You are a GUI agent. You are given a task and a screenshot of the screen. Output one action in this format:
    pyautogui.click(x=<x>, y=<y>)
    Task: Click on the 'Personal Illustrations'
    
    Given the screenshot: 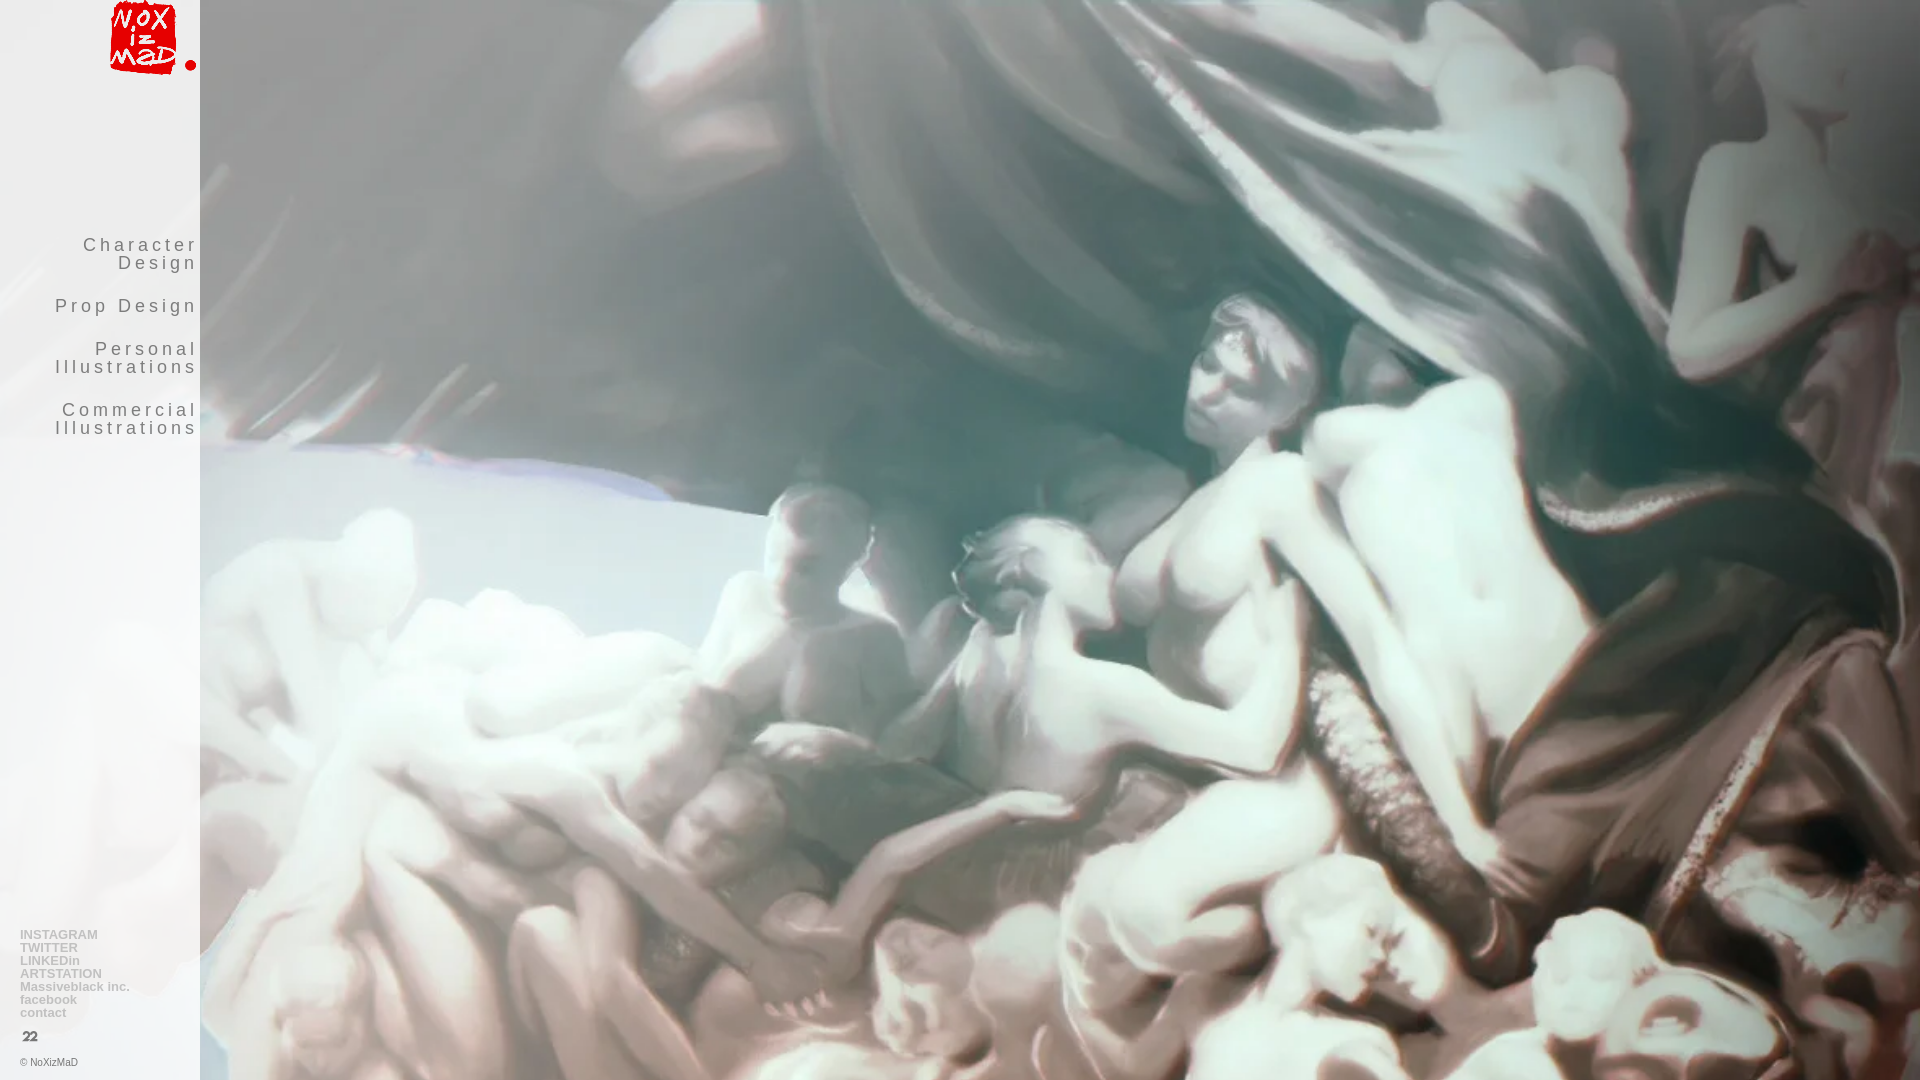 What is the action you would take?
    pyautogui.click(x=99, y=357)
    